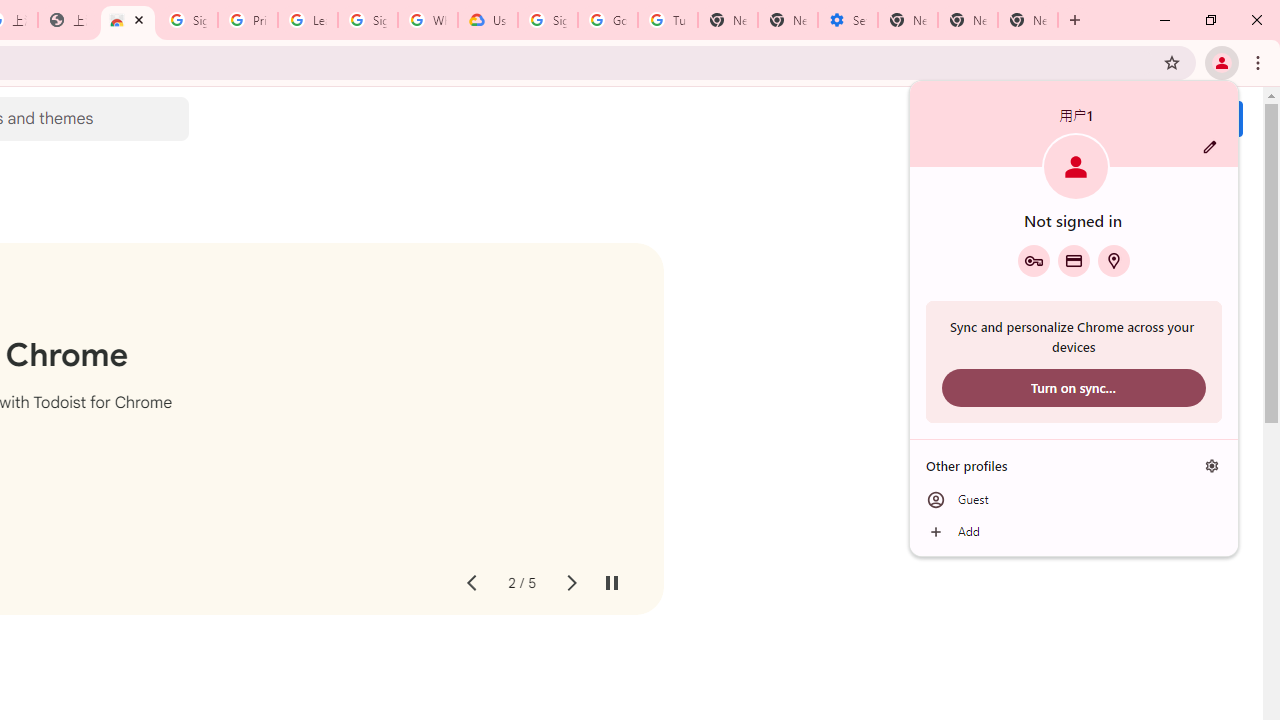 This screenshot has height=720, width=1280. What do you see at coordinates (667, 20) in the screenshot?
I see `'Turn cookies on or off - Computer - Google Account Help'` at bounding box center [667, 20].